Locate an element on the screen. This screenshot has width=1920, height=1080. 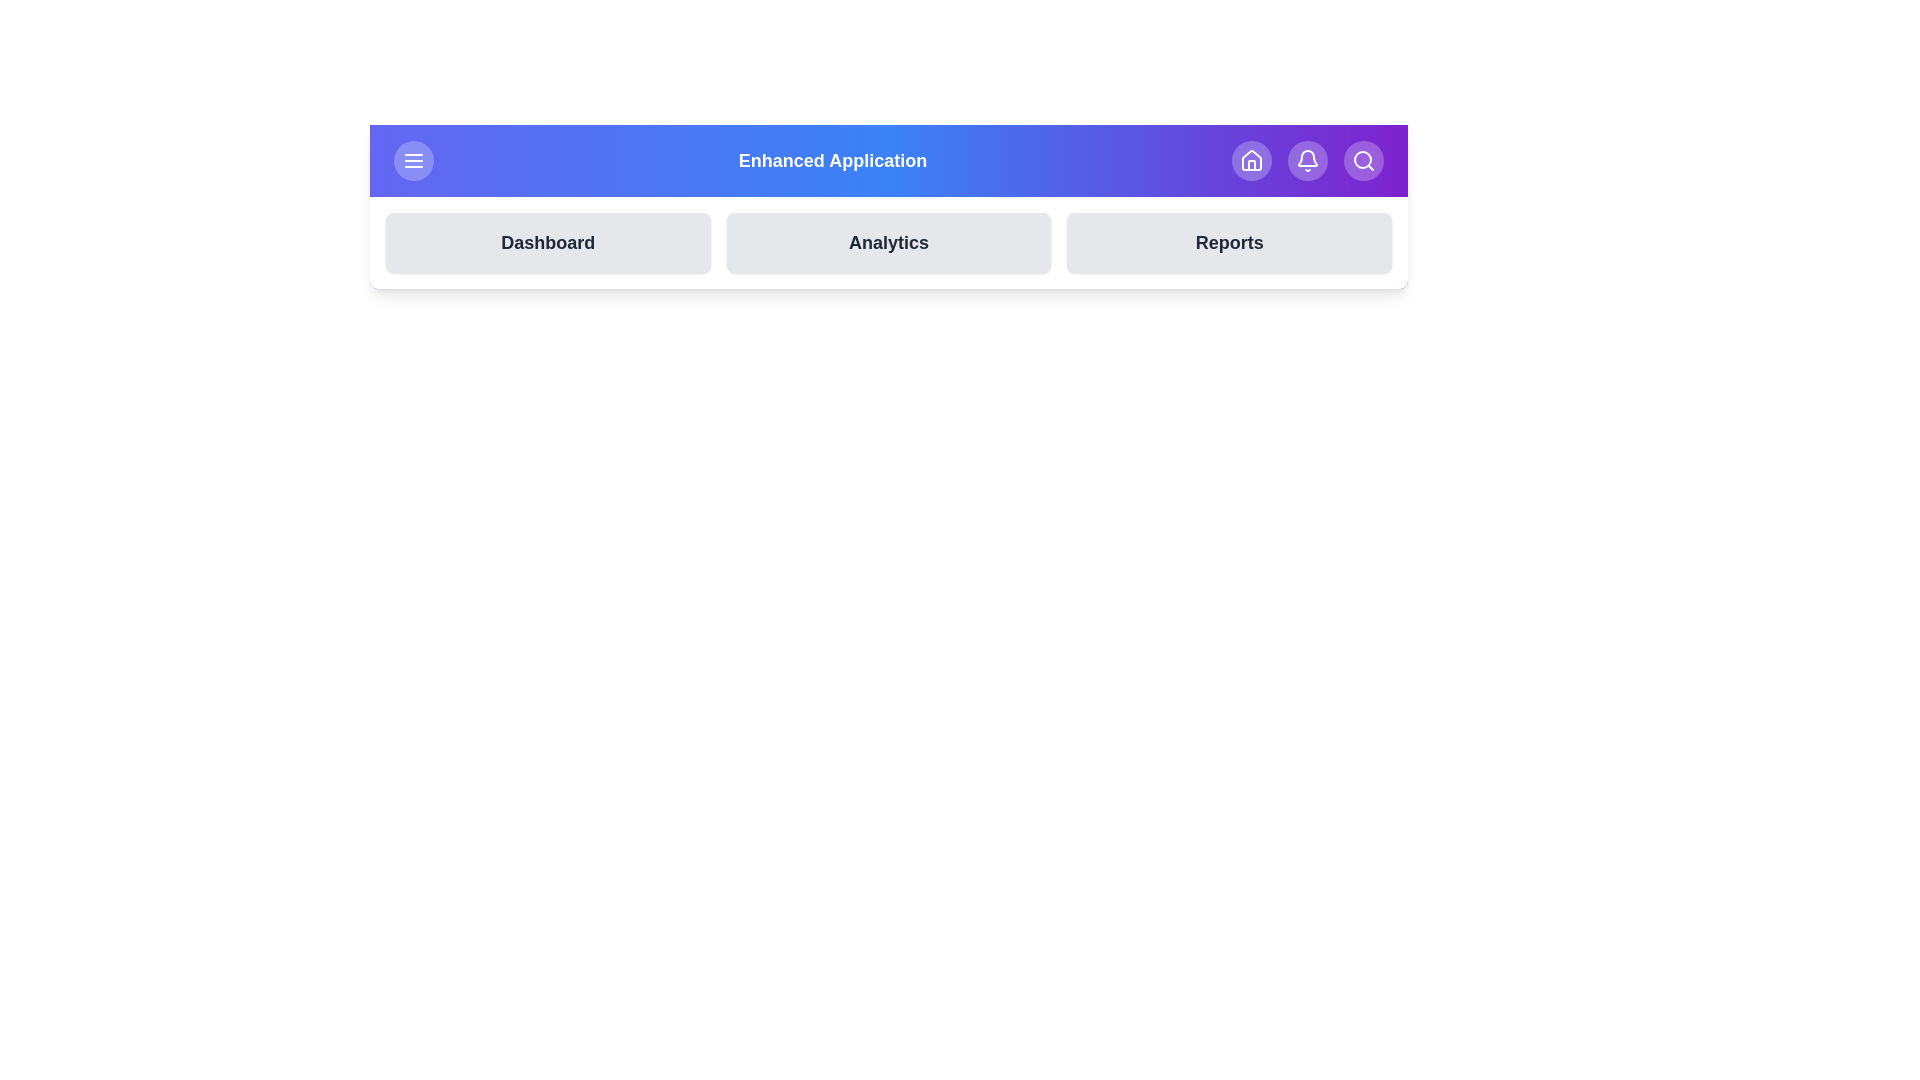
the button labeled Search to observe the visual feedback is located at coordinates (1362, 160).